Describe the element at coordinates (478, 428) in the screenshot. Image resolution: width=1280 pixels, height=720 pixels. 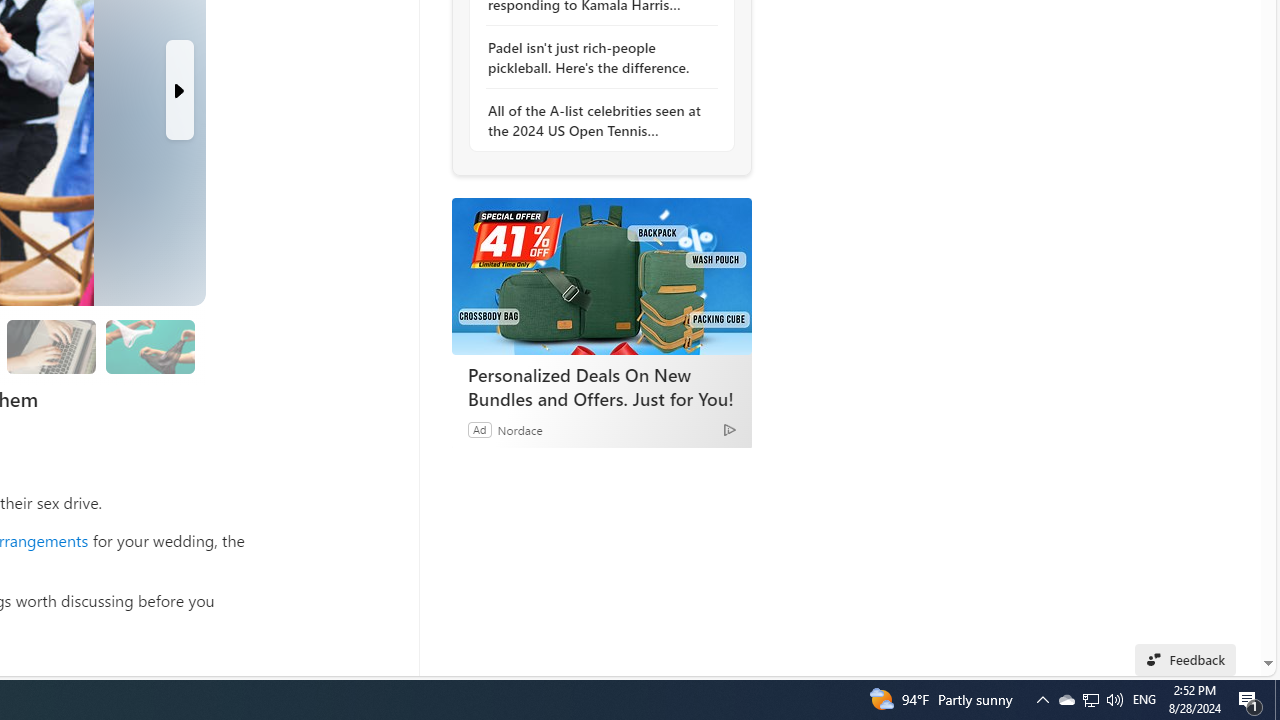
I see `'Ad'` at that location.